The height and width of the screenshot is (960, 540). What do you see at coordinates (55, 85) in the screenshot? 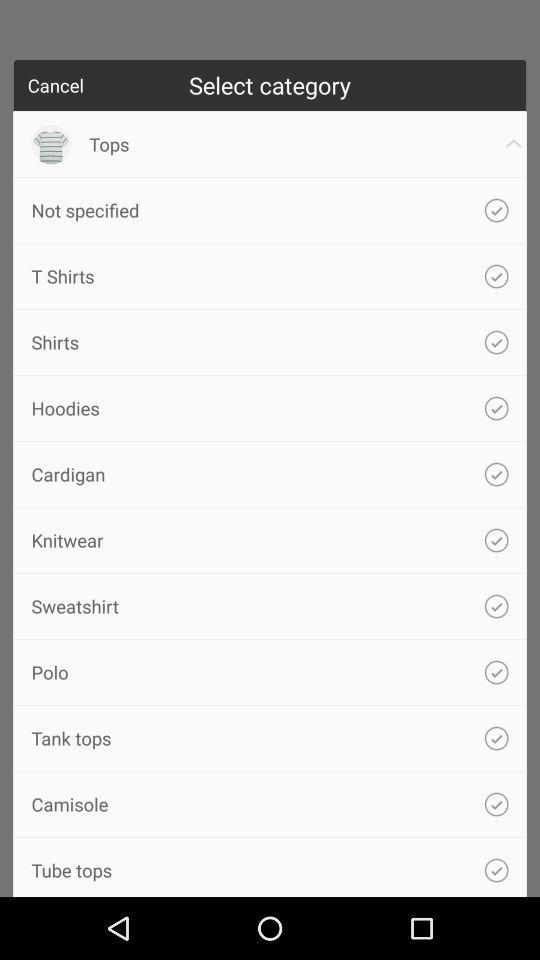
I see `cancel icon` at bounding box center [55, 85].